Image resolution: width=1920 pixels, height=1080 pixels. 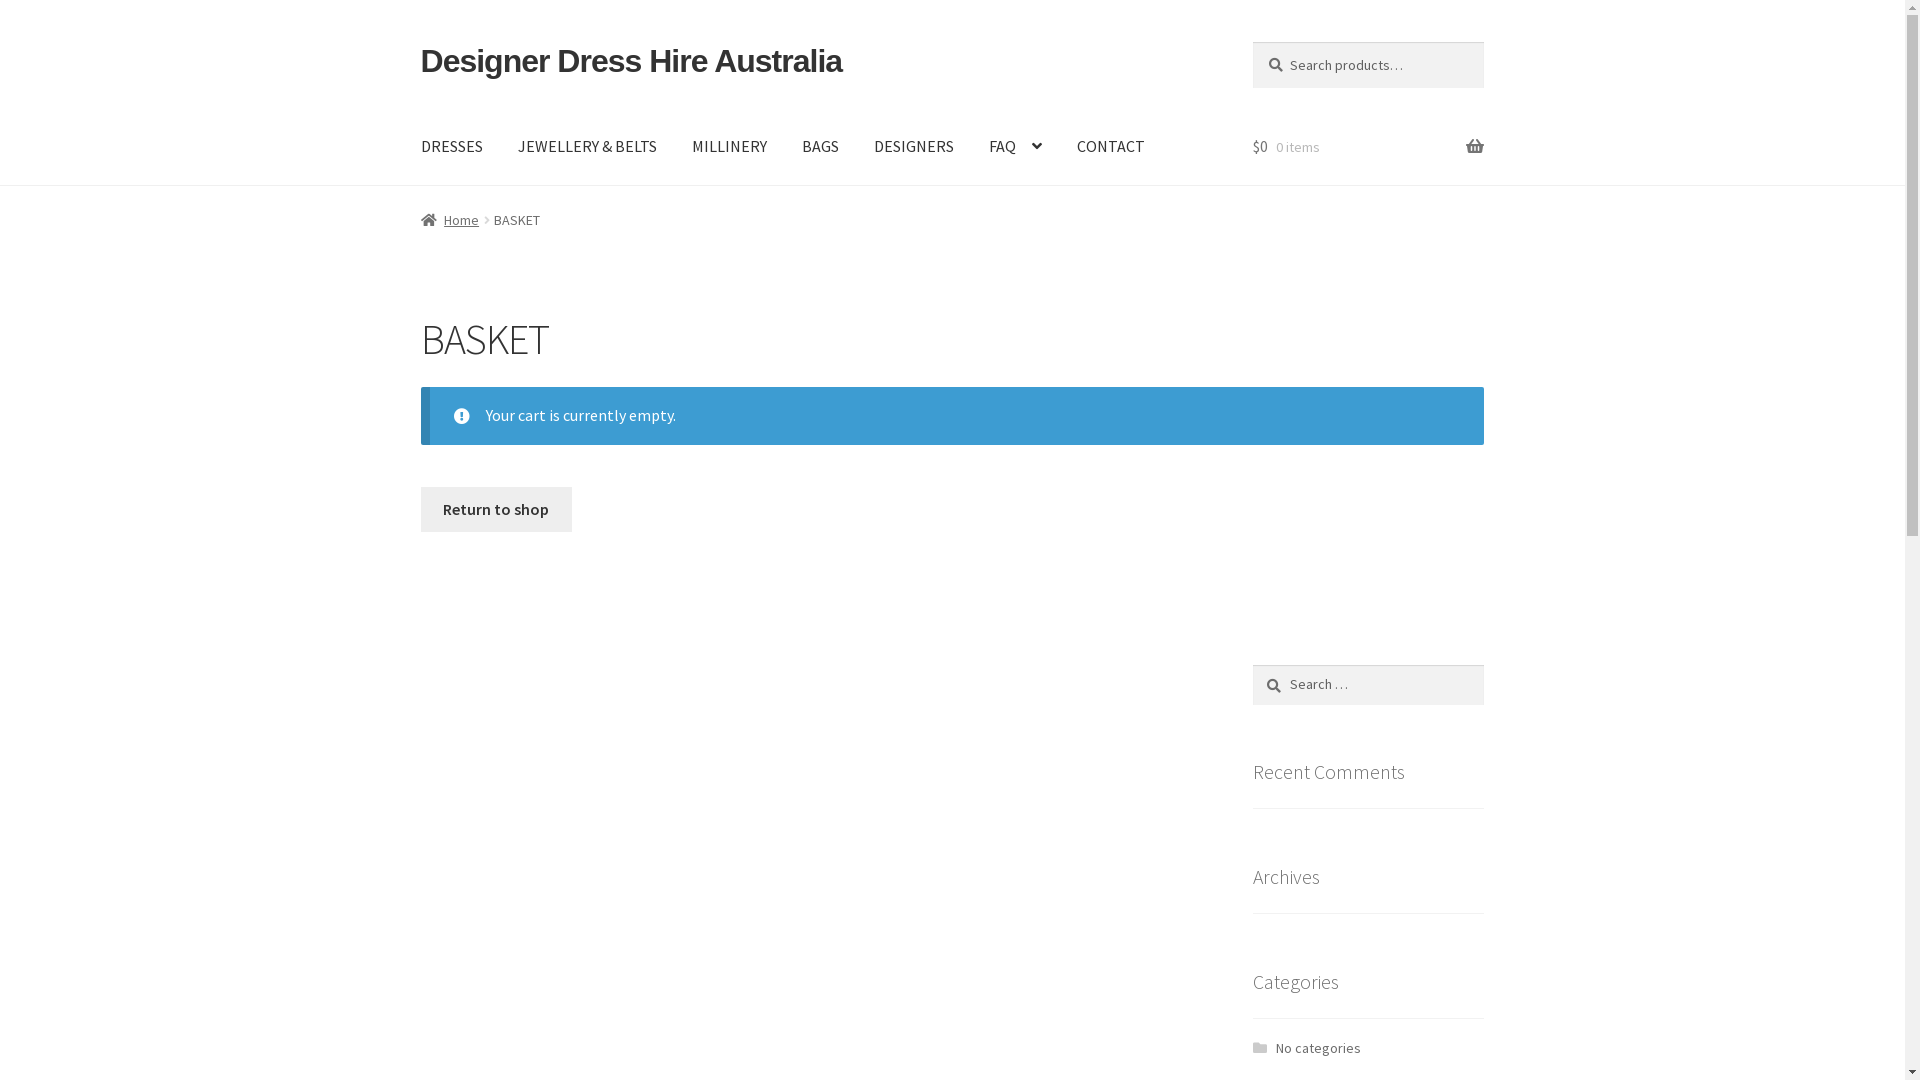 I want to click on 'DRESSES', so click(x=450, y=145).